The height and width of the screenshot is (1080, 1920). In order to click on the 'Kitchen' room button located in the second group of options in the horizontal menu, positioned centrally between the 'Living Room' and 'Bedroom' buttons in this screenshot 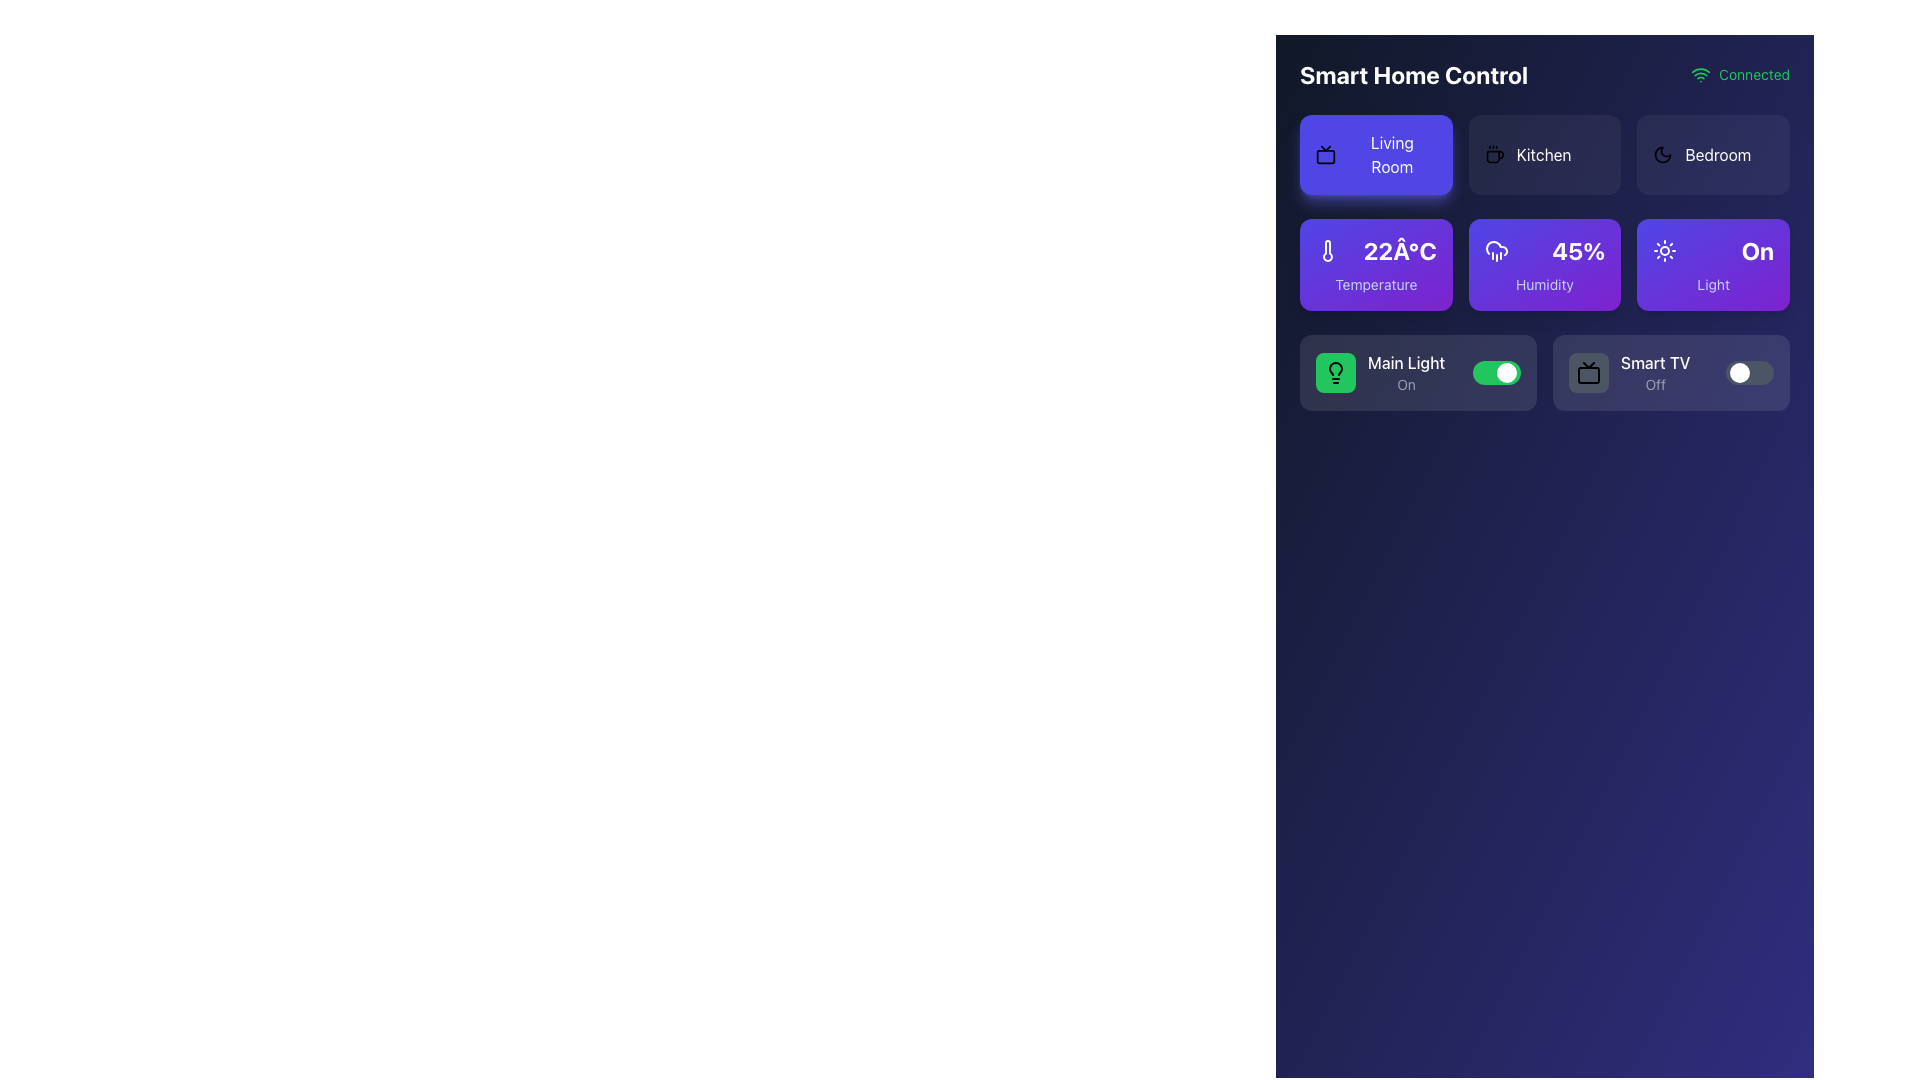, I will do `click(1544, 153)`.